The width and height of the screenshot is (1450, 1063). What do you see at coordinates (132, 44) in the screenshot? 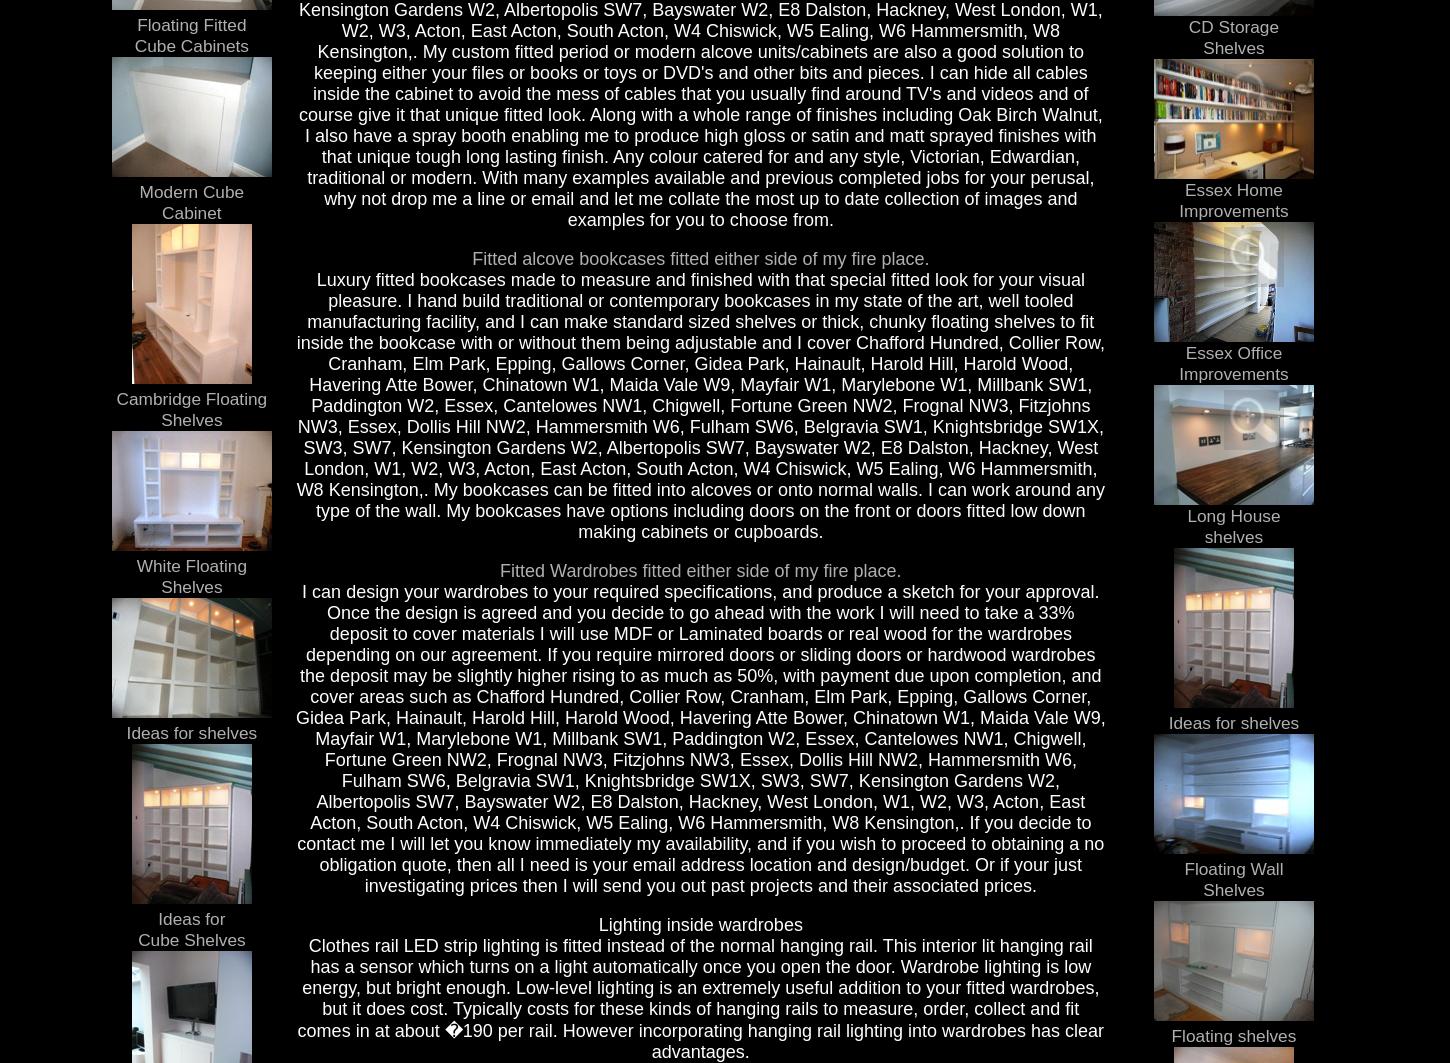
I see `'Cube Cabinets'` at bounding box center [132, 44].